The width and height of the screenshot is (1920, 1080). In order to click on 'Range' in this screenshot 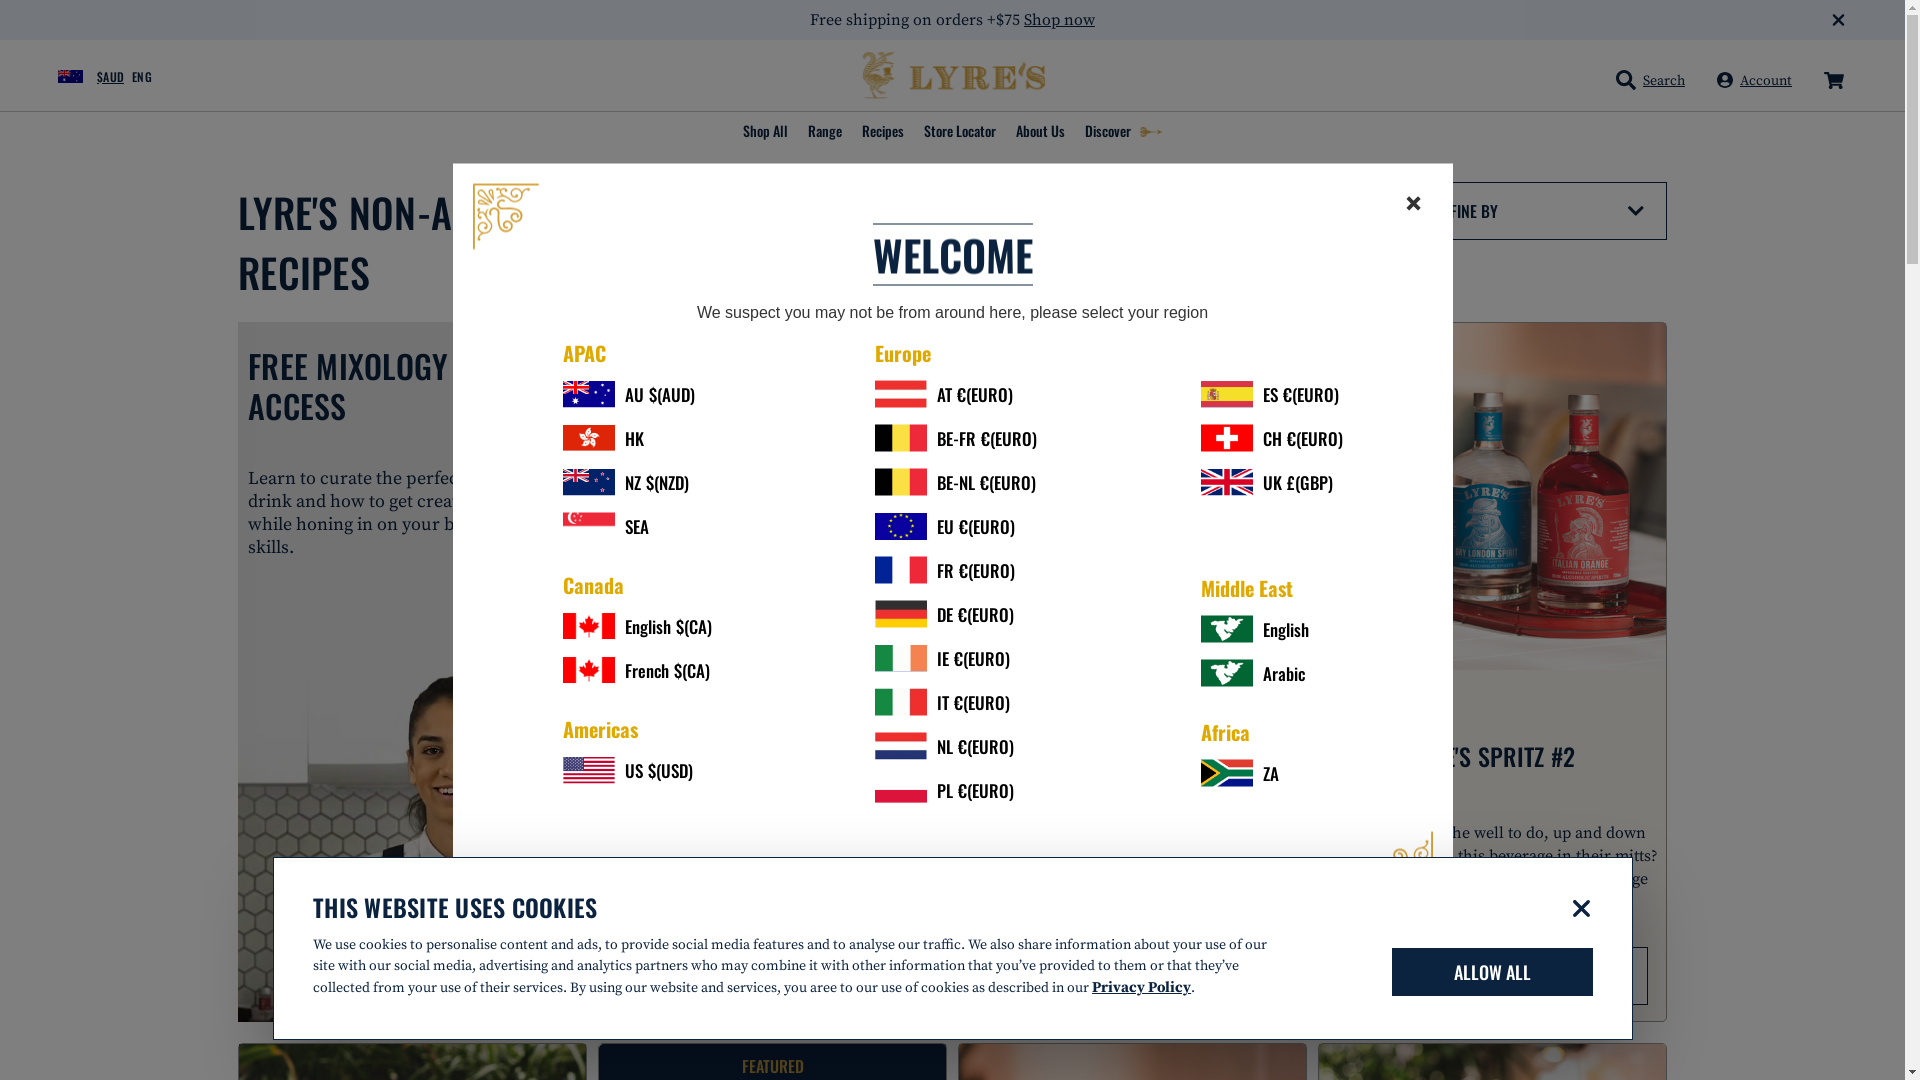, I will do `click(825, 131)`.